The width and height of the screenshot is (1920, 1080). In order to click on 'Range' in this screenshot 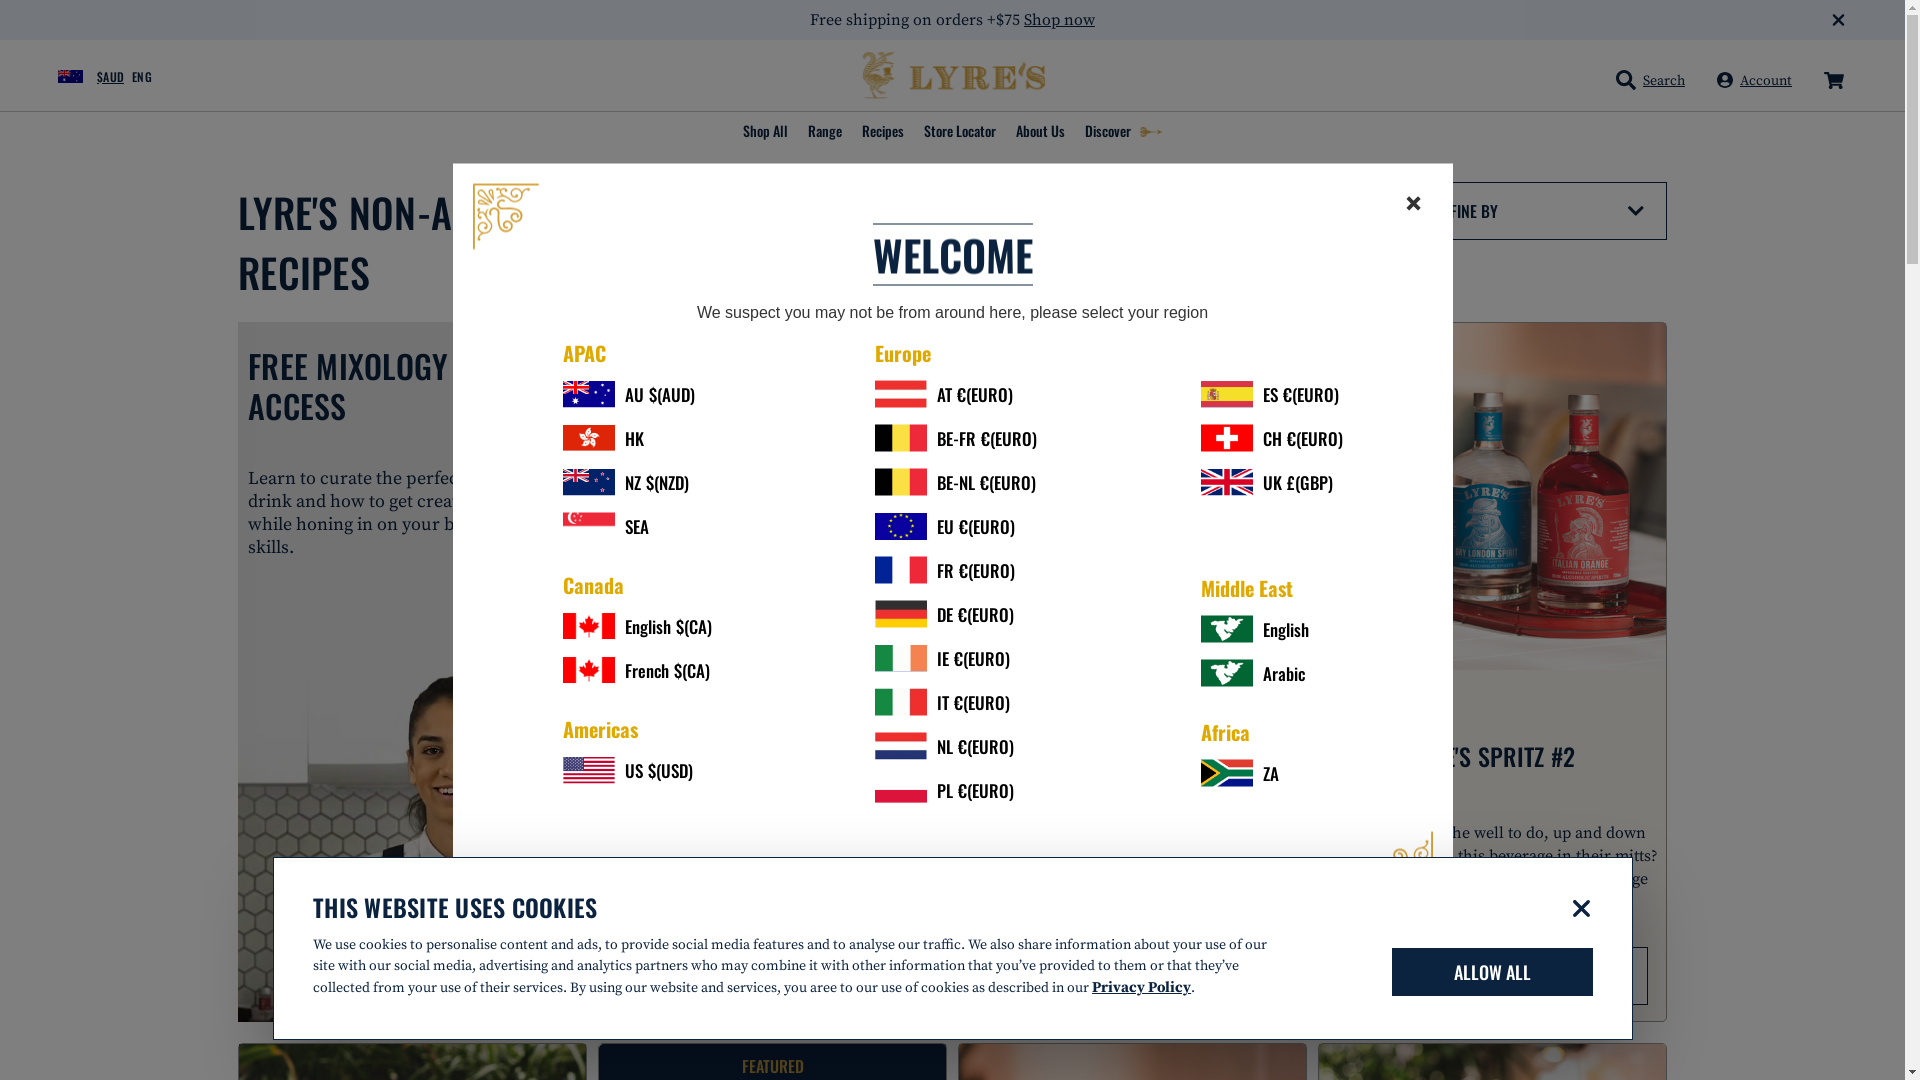, I will do `click(825, 131)`.